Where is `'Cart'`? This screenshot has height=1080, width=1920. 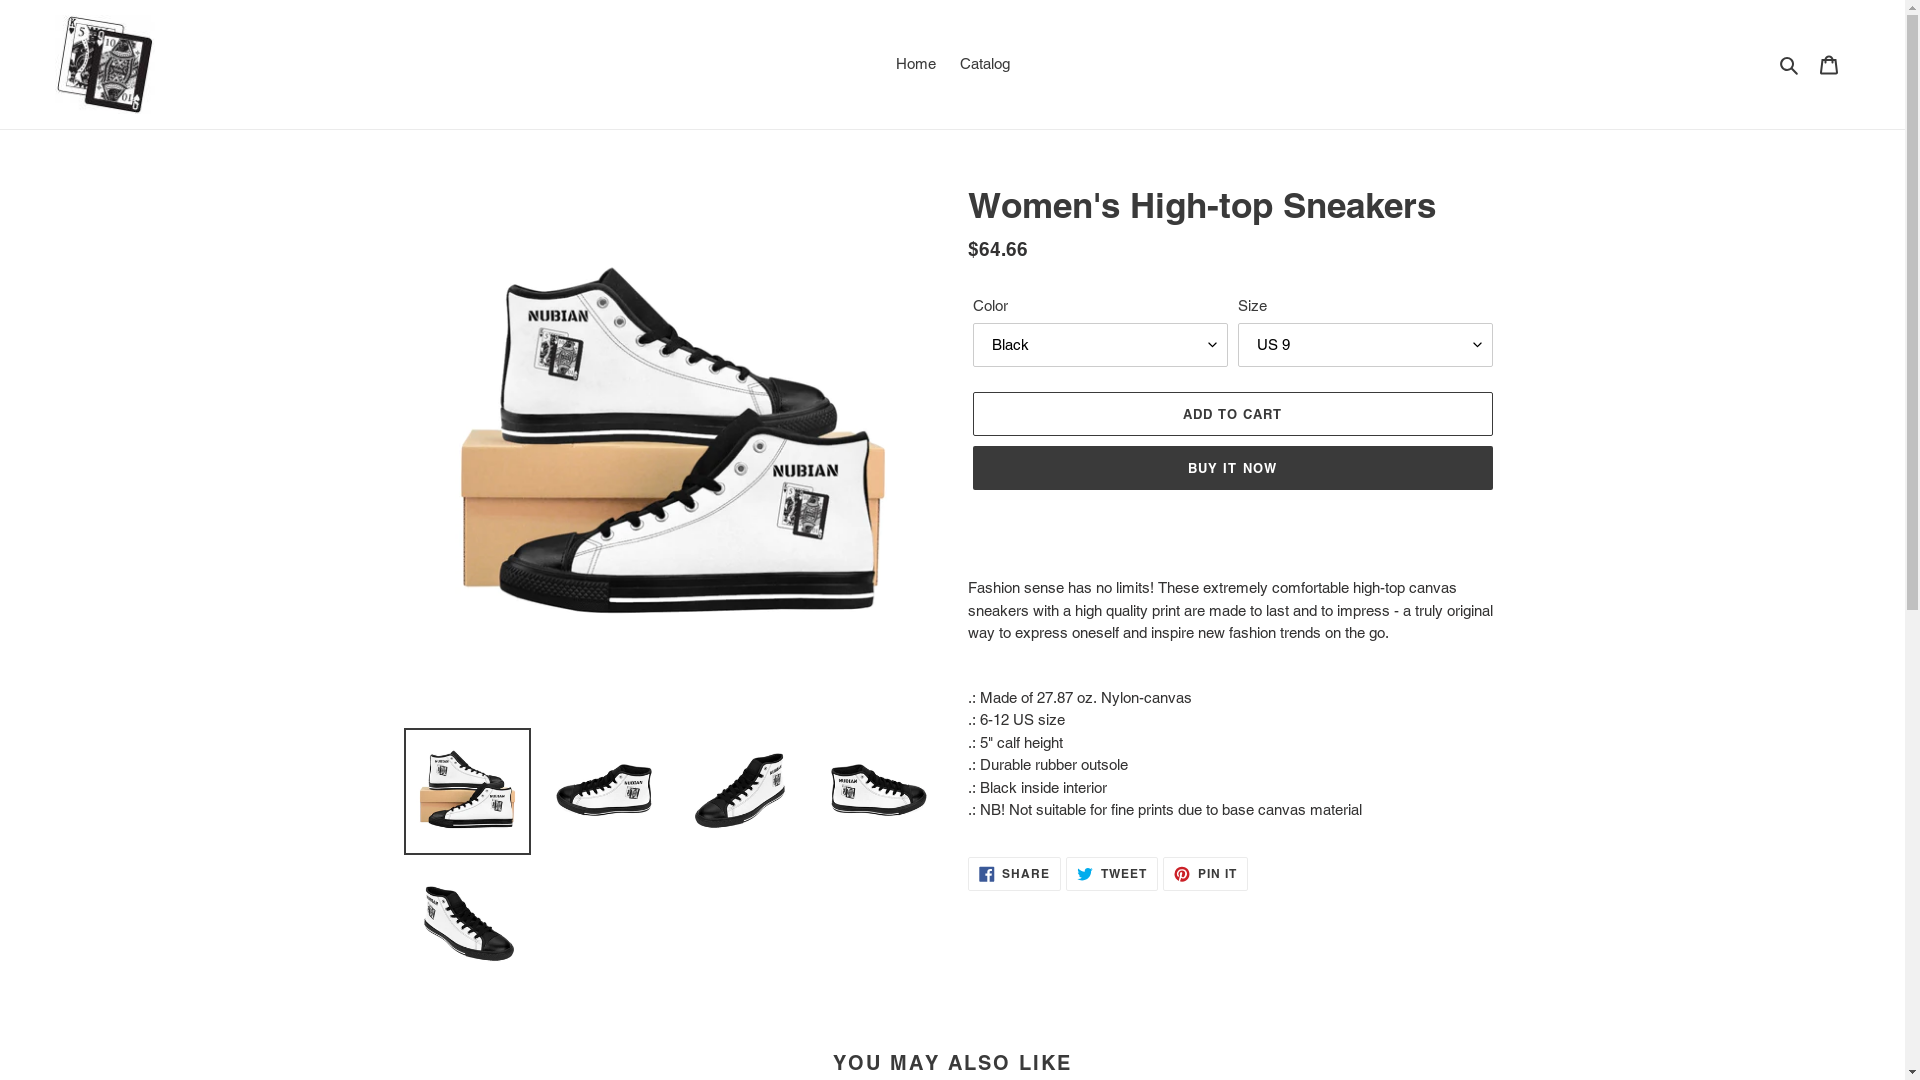
'Cart' is located at coordinates (1828, 63).